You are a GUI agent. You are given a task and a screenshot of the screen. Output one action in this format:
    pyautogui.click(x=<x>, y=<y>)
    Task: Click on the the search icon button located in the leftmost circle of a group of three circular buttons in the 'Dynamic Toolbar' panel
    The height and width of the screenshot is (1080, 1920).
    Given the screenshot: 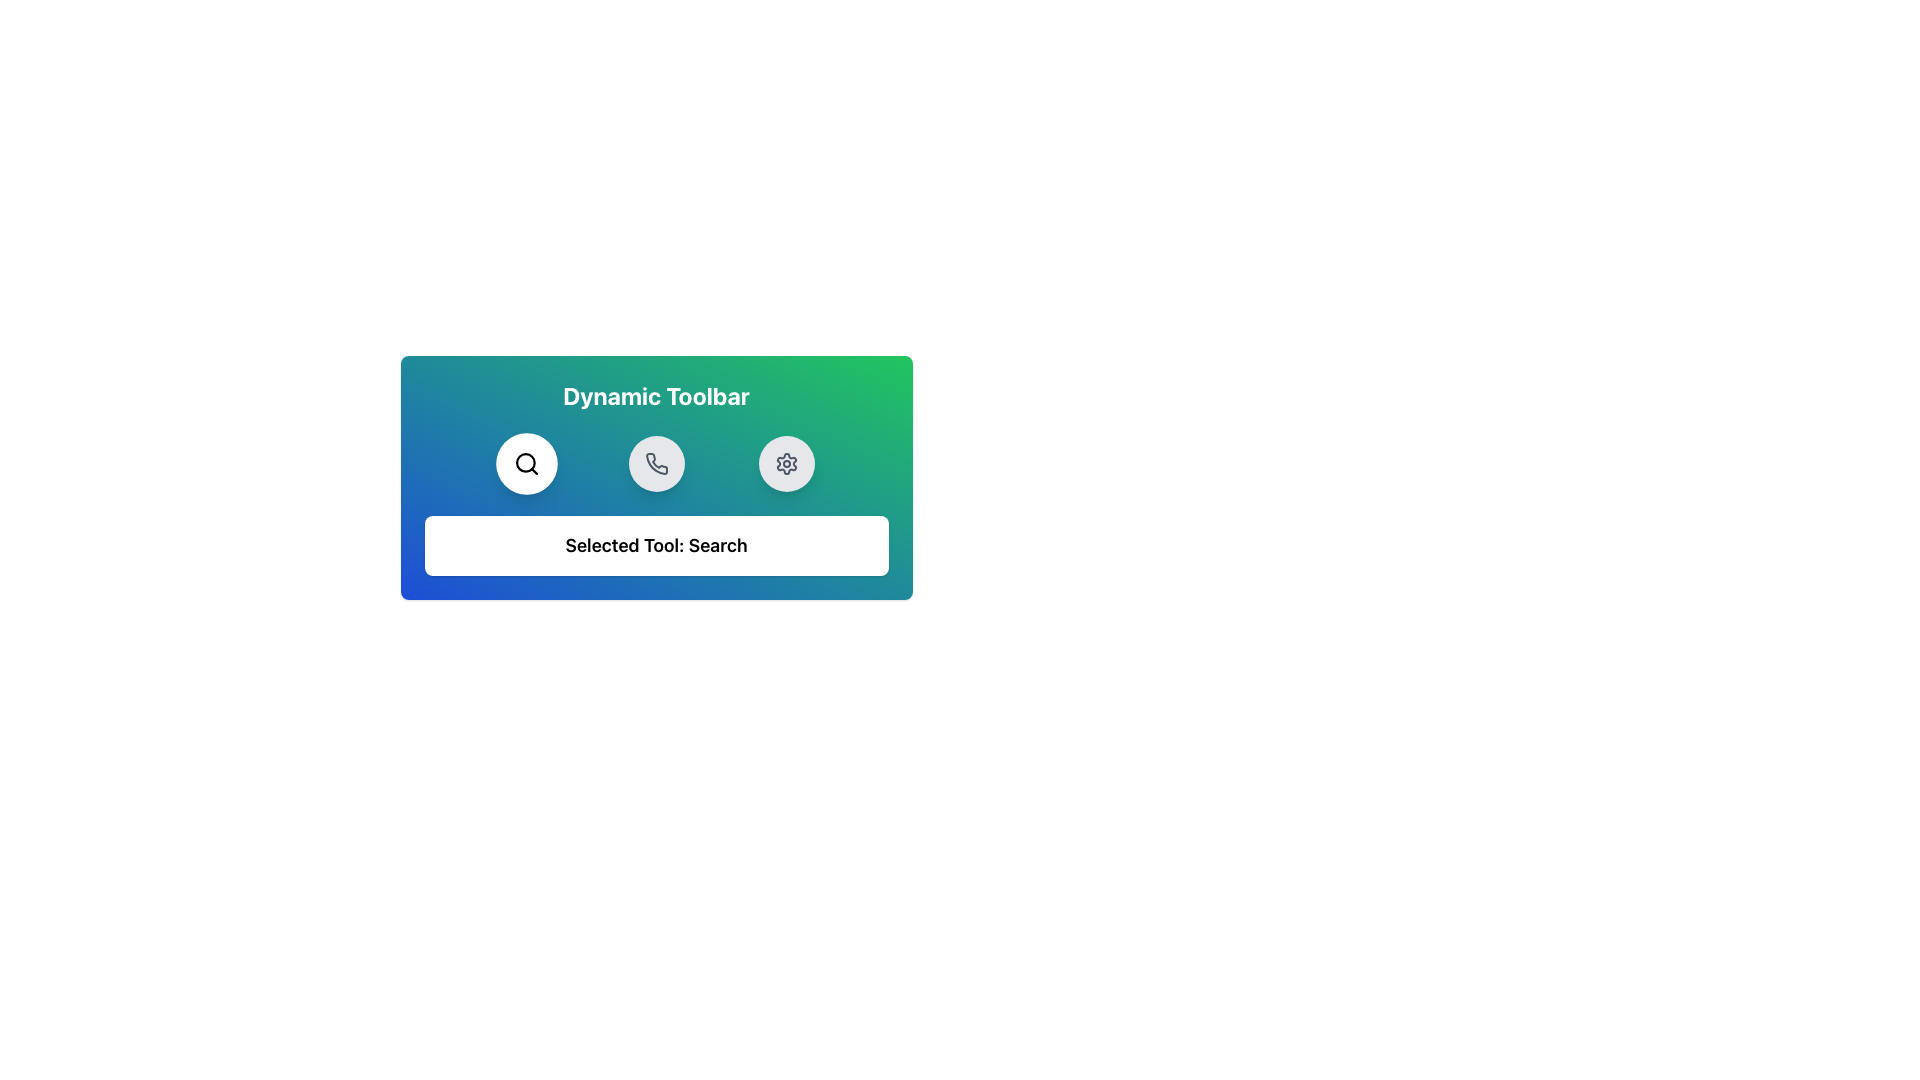 What is the action you would take?
    pyautogui.click(x=526, y=463)
    